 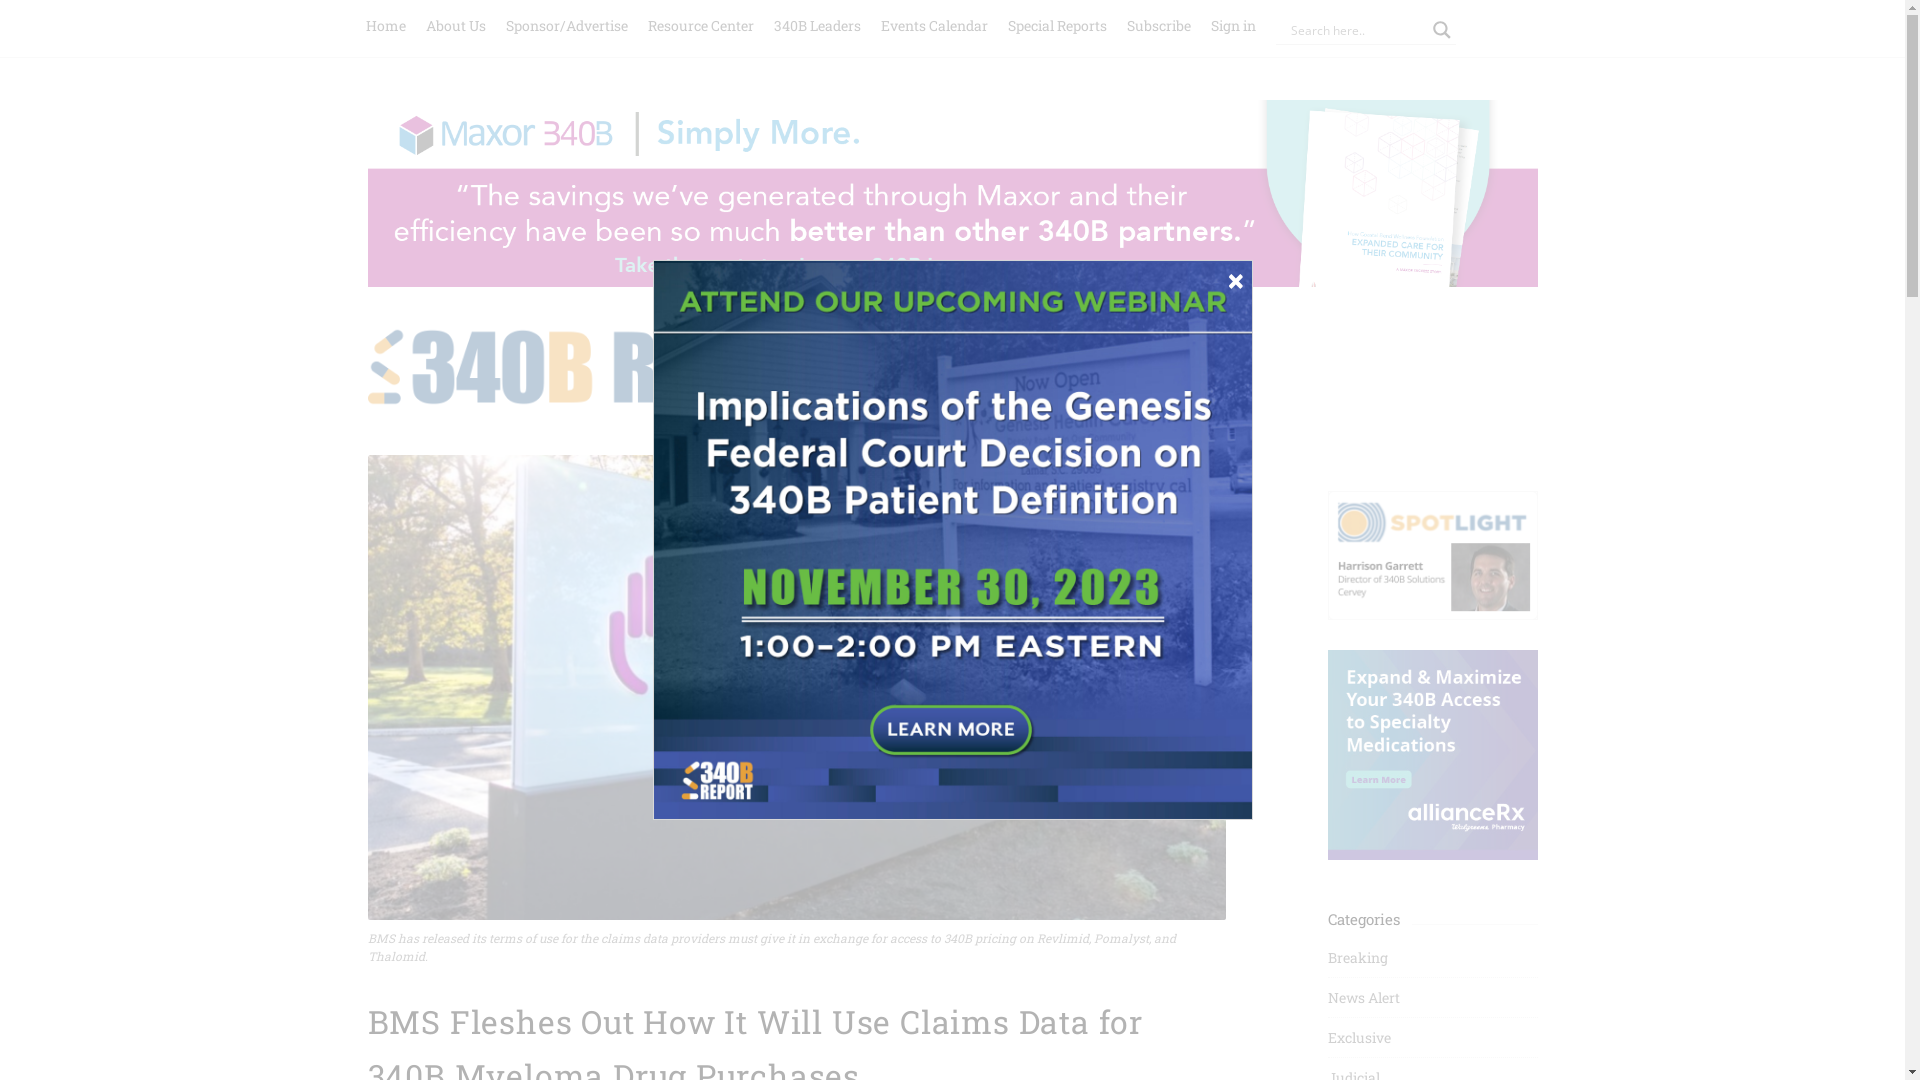 I want to click on 'Subscribe', so click(x=1157, y=24).